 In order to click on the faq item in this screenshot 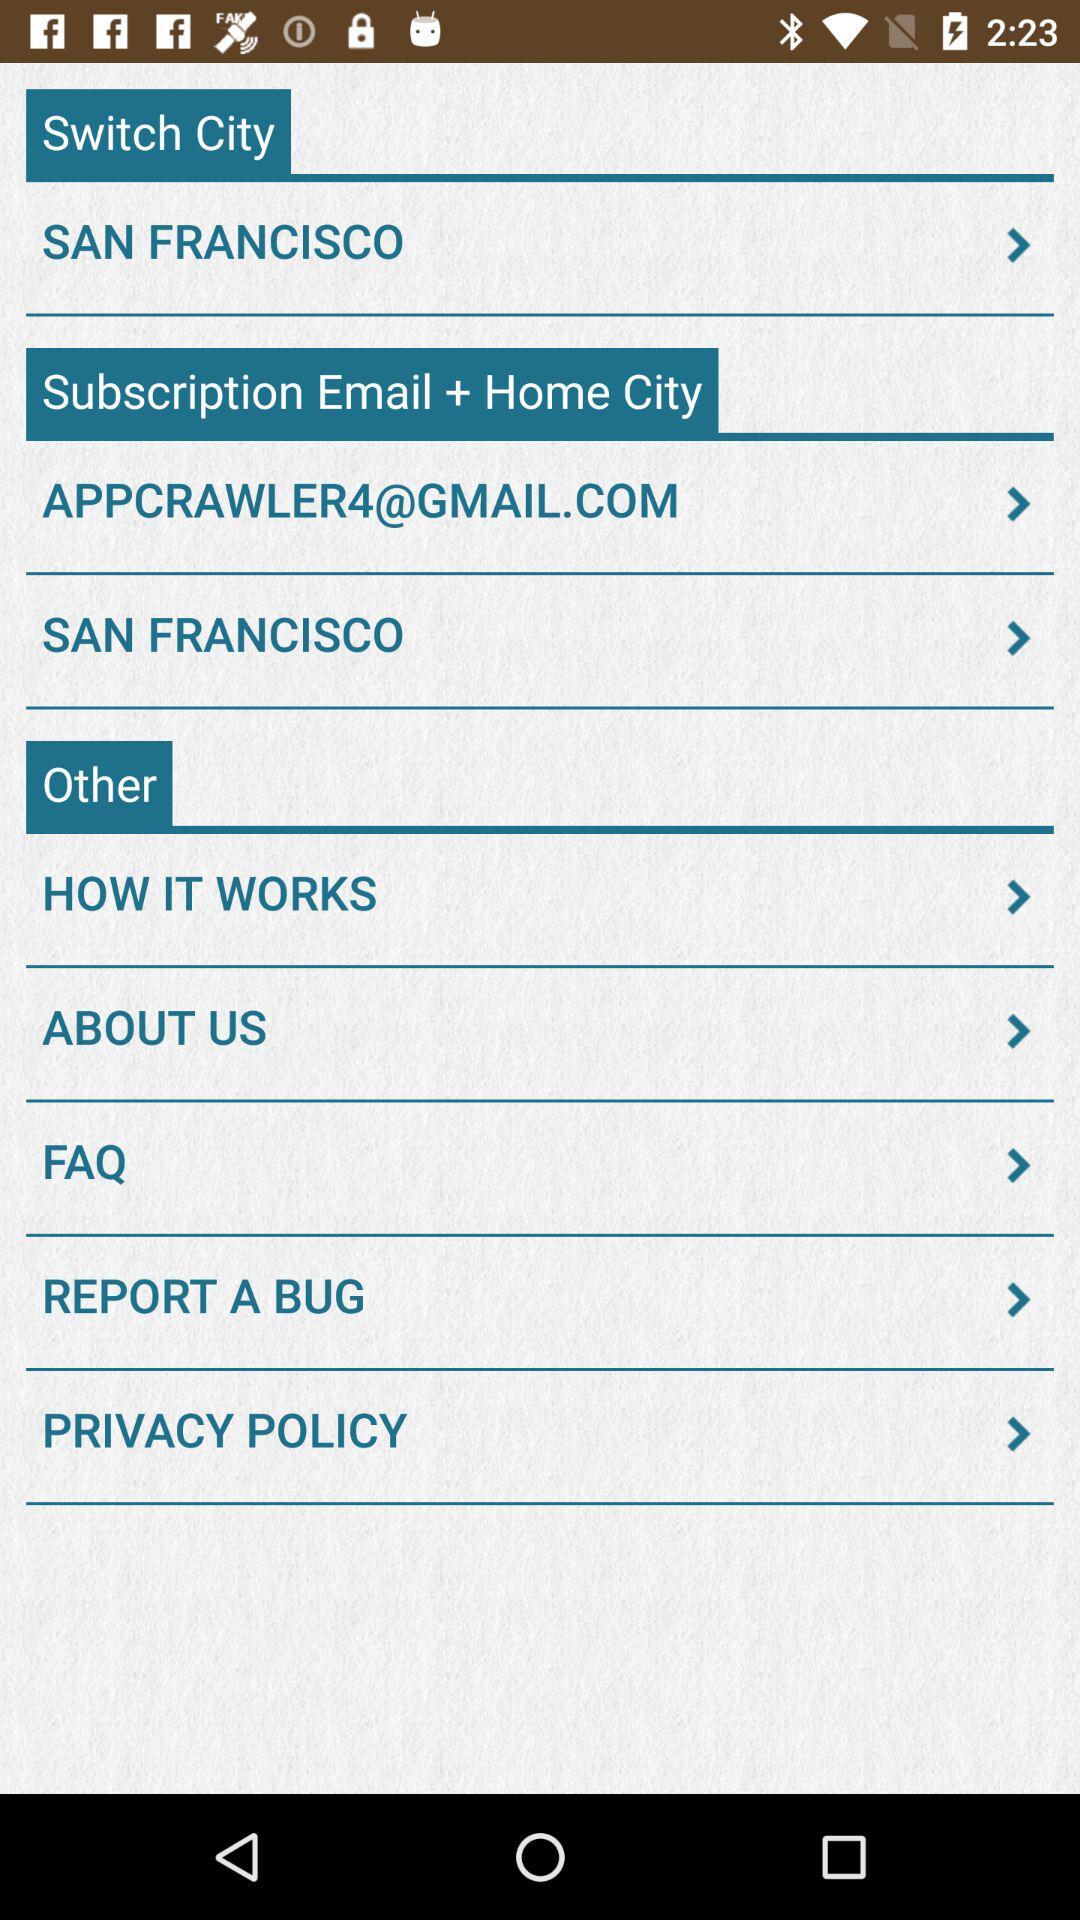, I will do `click(540, 1165)`.